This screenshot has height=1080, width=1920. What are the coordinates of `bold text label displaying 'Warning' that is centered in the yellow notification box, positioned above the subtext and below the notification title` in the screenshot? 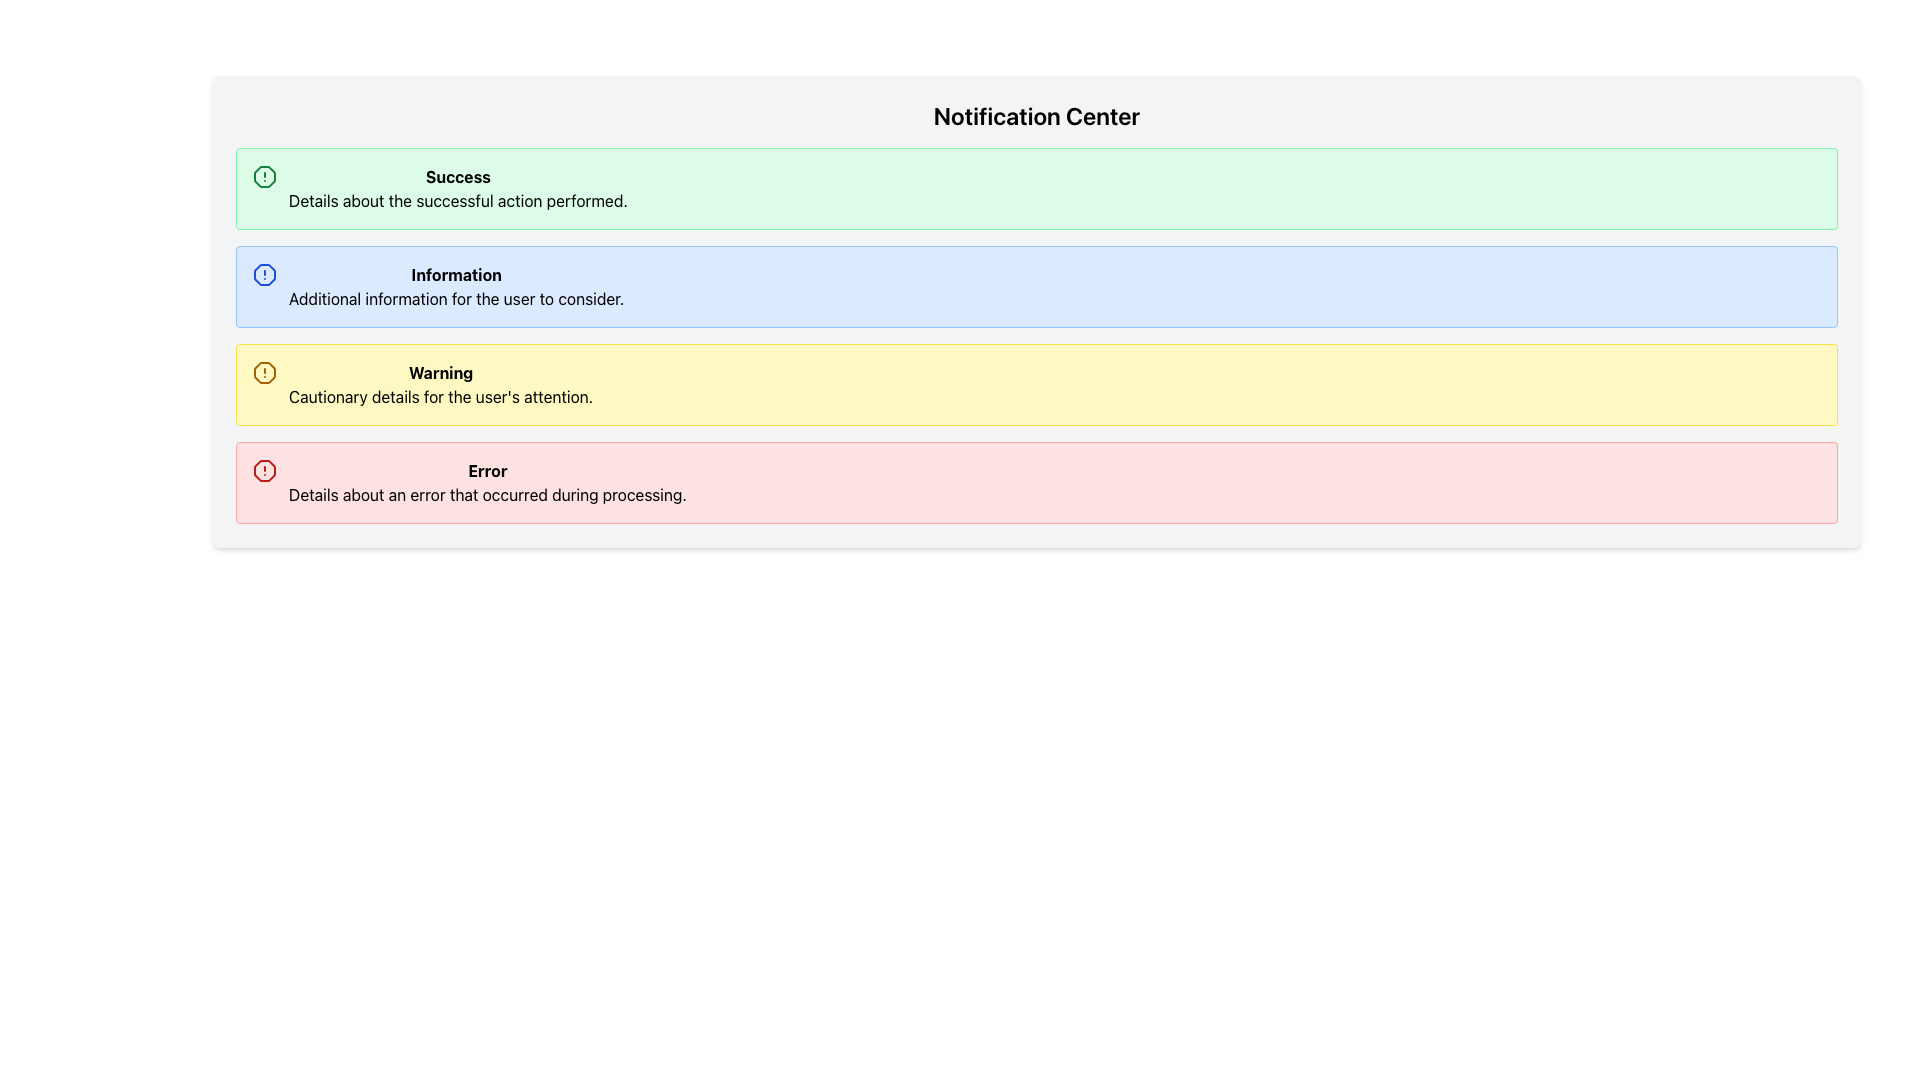 It's located at (440, 373).